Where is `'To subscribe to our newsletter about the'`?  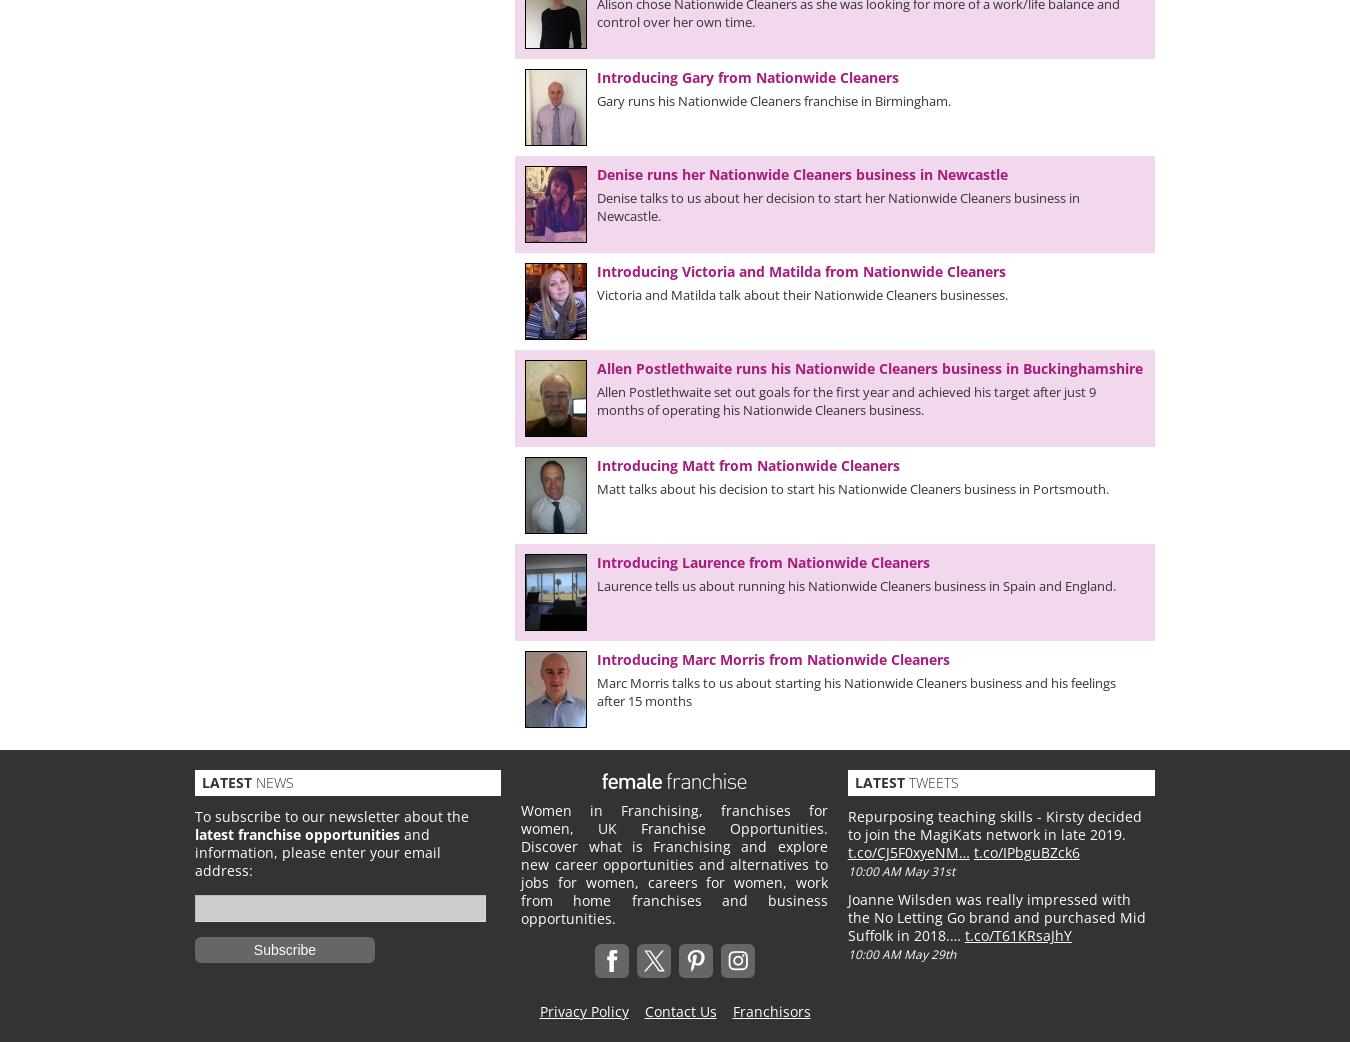
'To subscribe to our newsletter about the' is located at coordinates (330, 816).